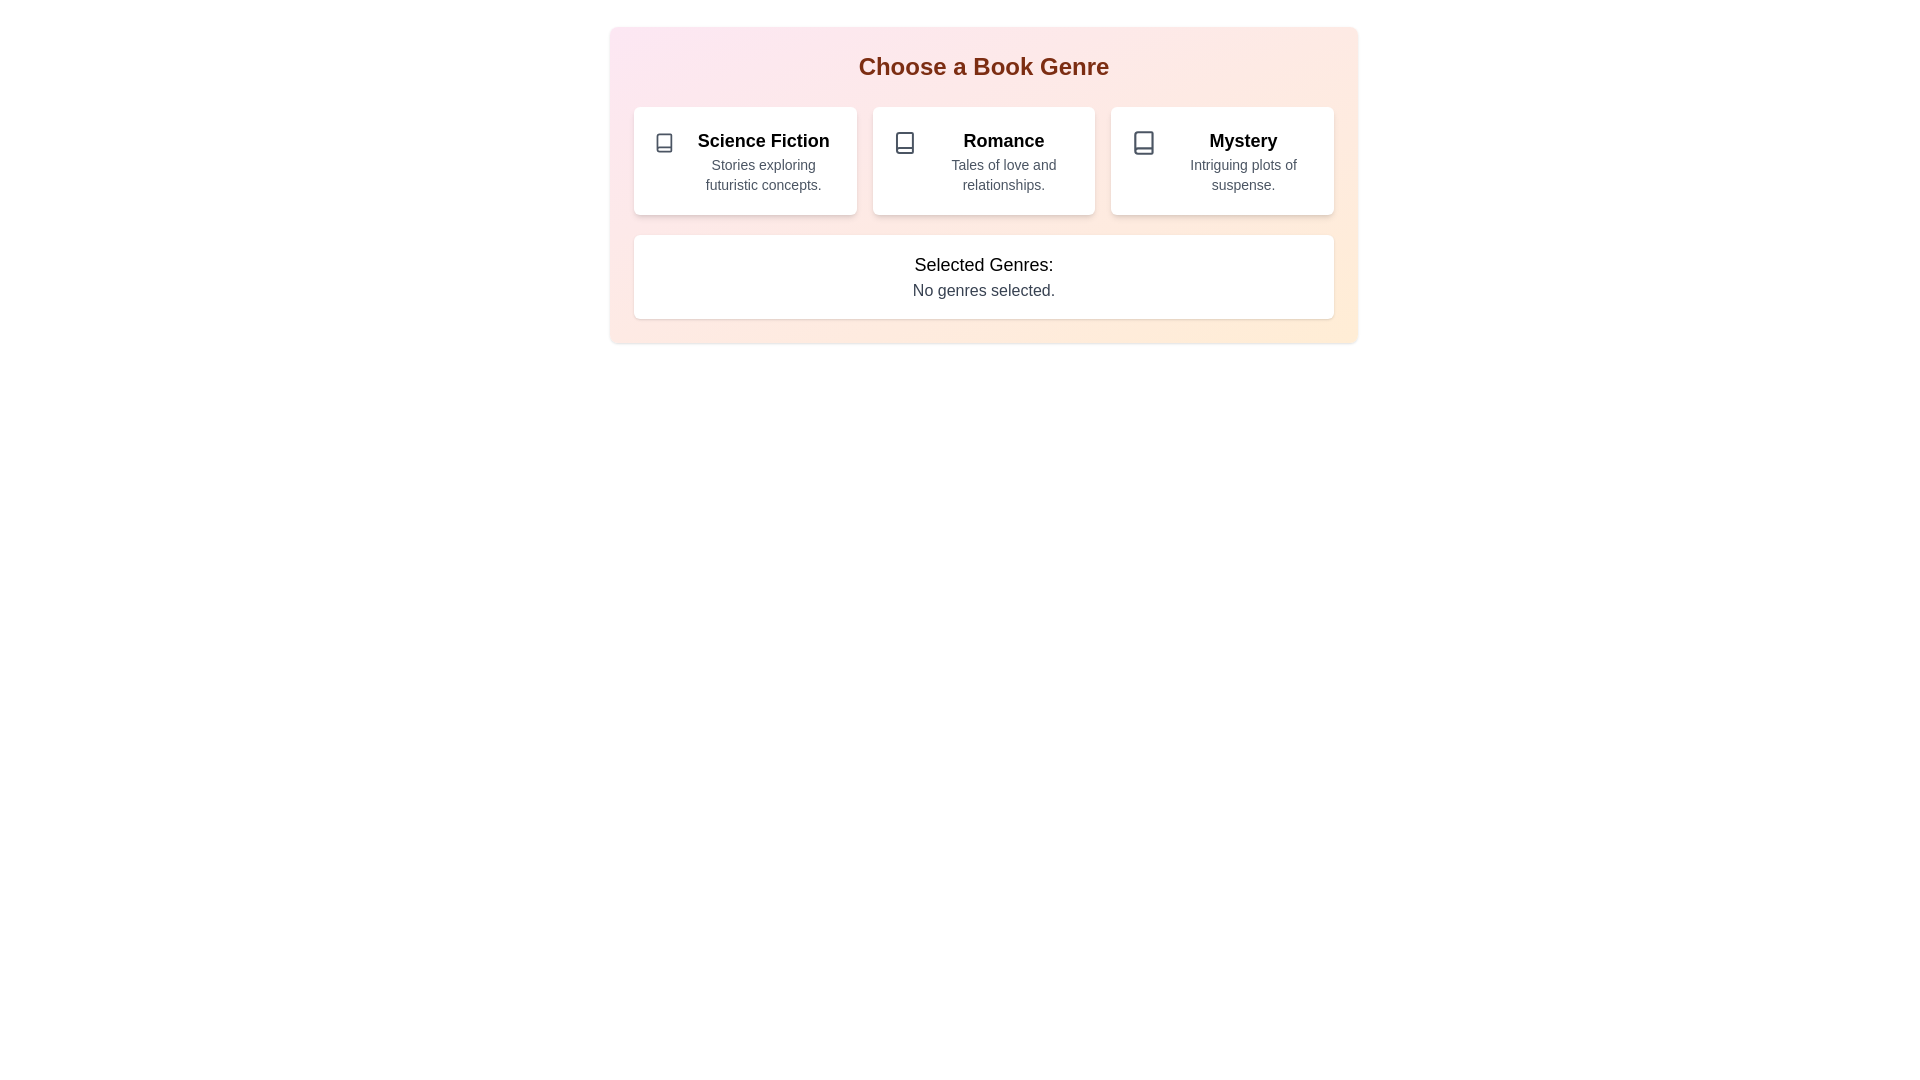 This screenshot has width=1920, height=1080. I want to click on the label displaying 'No genres selected.' which is styled in gray font and is located below the 'Selected Genres:' heading, so click(983, 290).